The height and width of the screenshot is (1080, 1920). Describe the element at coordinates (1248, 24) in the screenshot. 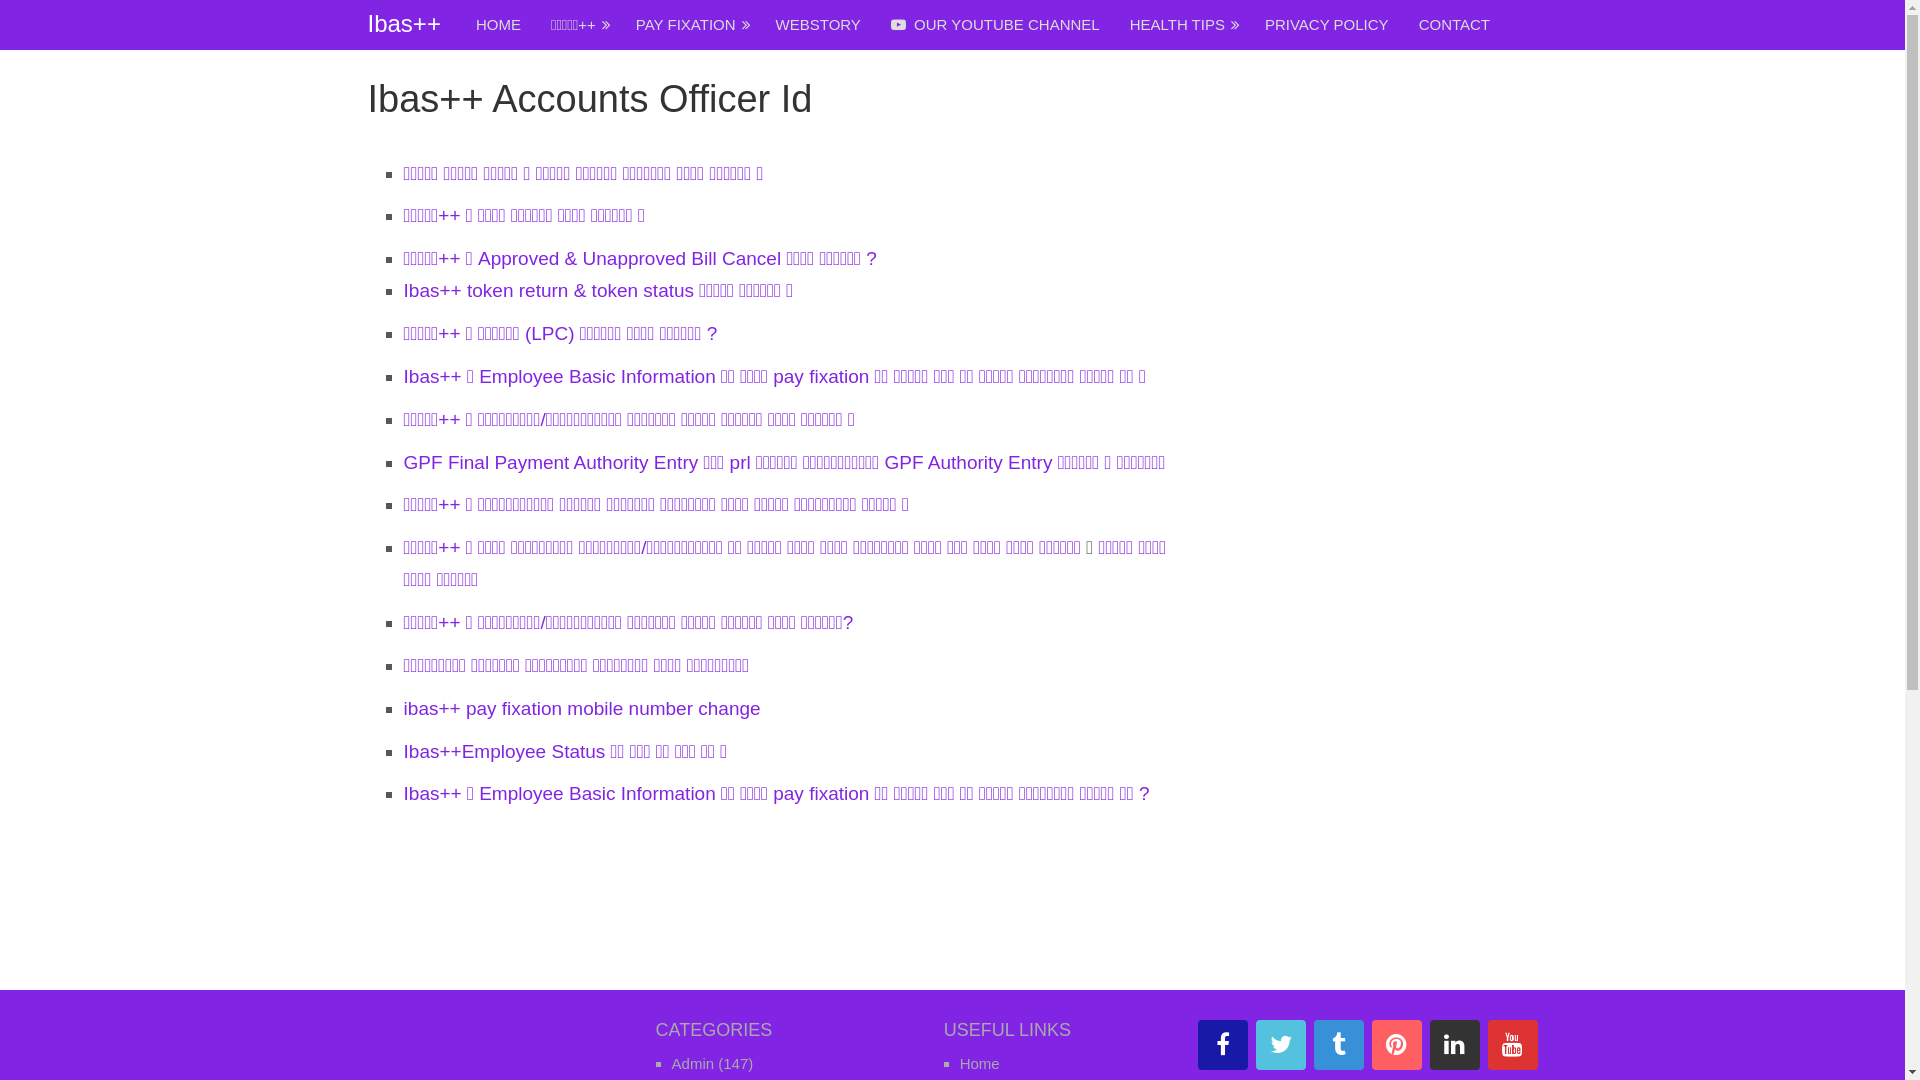

I see `'PRIVACY POLICY'` at that location.